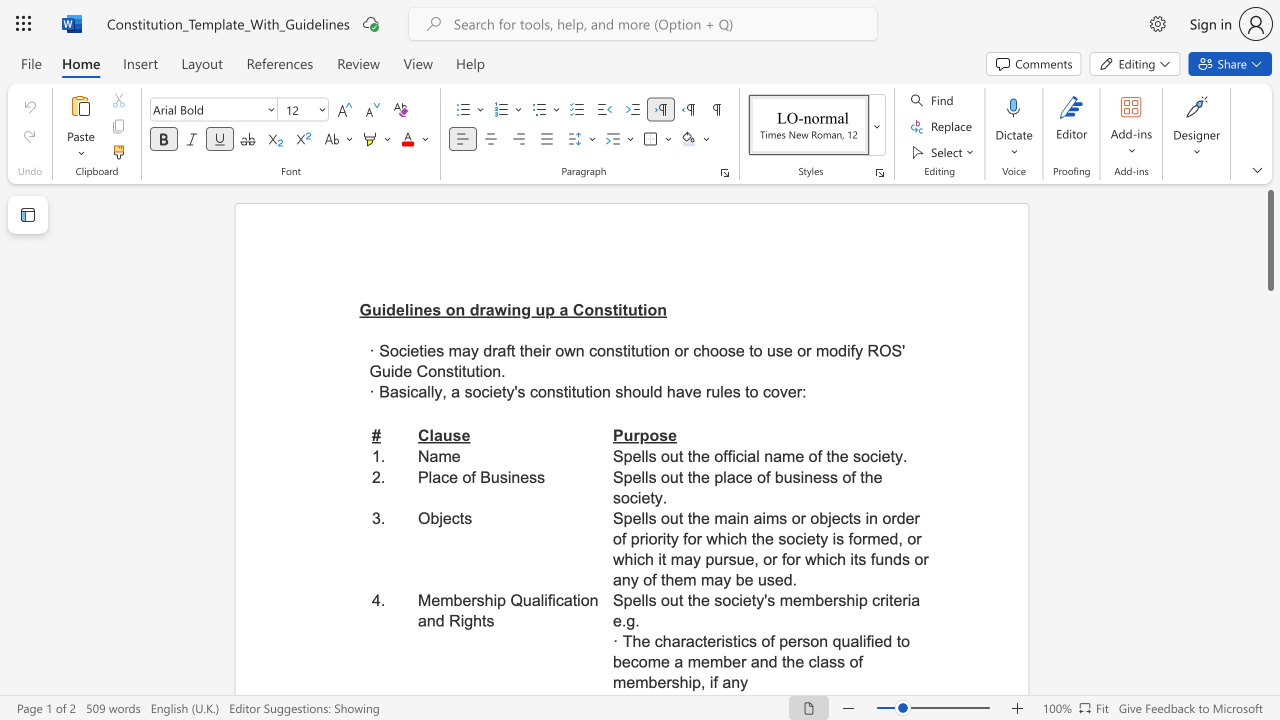 This screenshot has width=1280, height=720. I want to click on the scrollbar to move the page downward, so click(1269, 580).